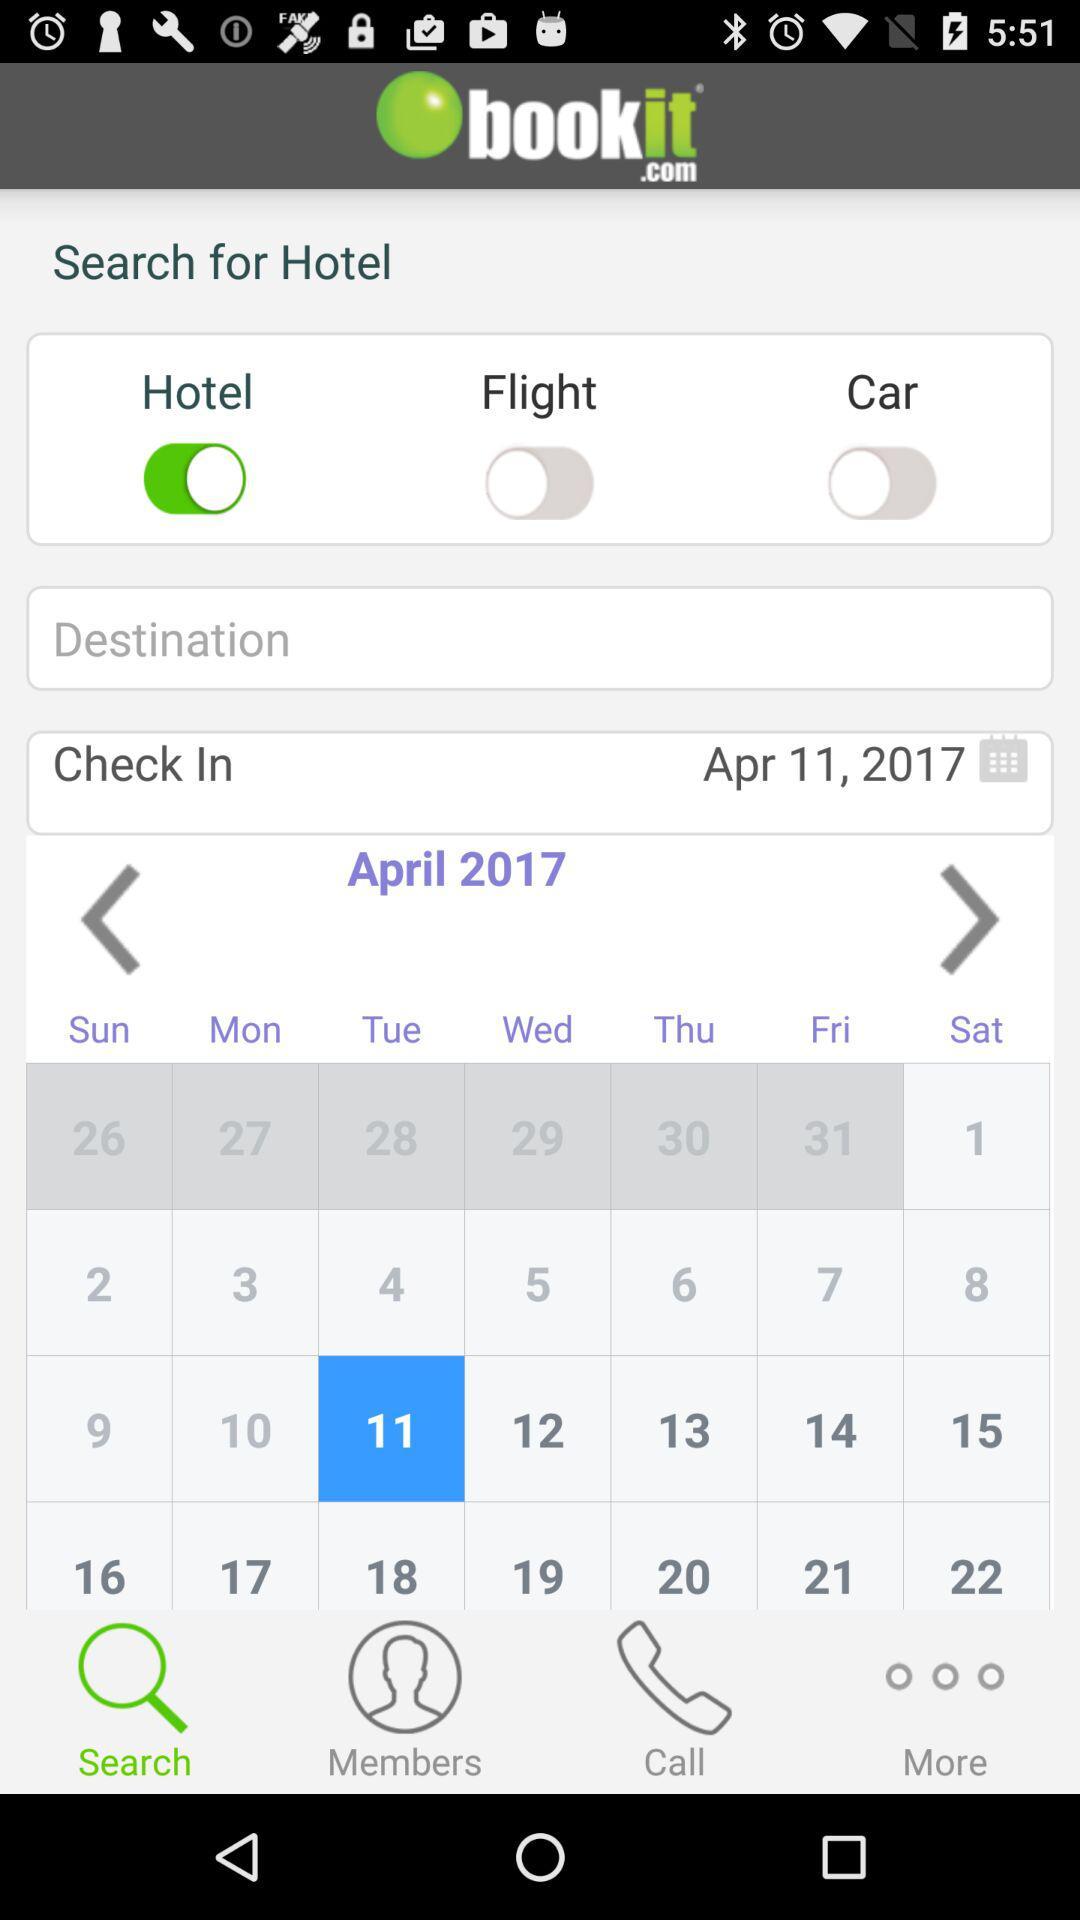 The image size is (1080, 1920). What do you see at coordinates (537, 1136) in the screenshot?
I see `the icon next to tue icon` at bounding box center [537, 1136].